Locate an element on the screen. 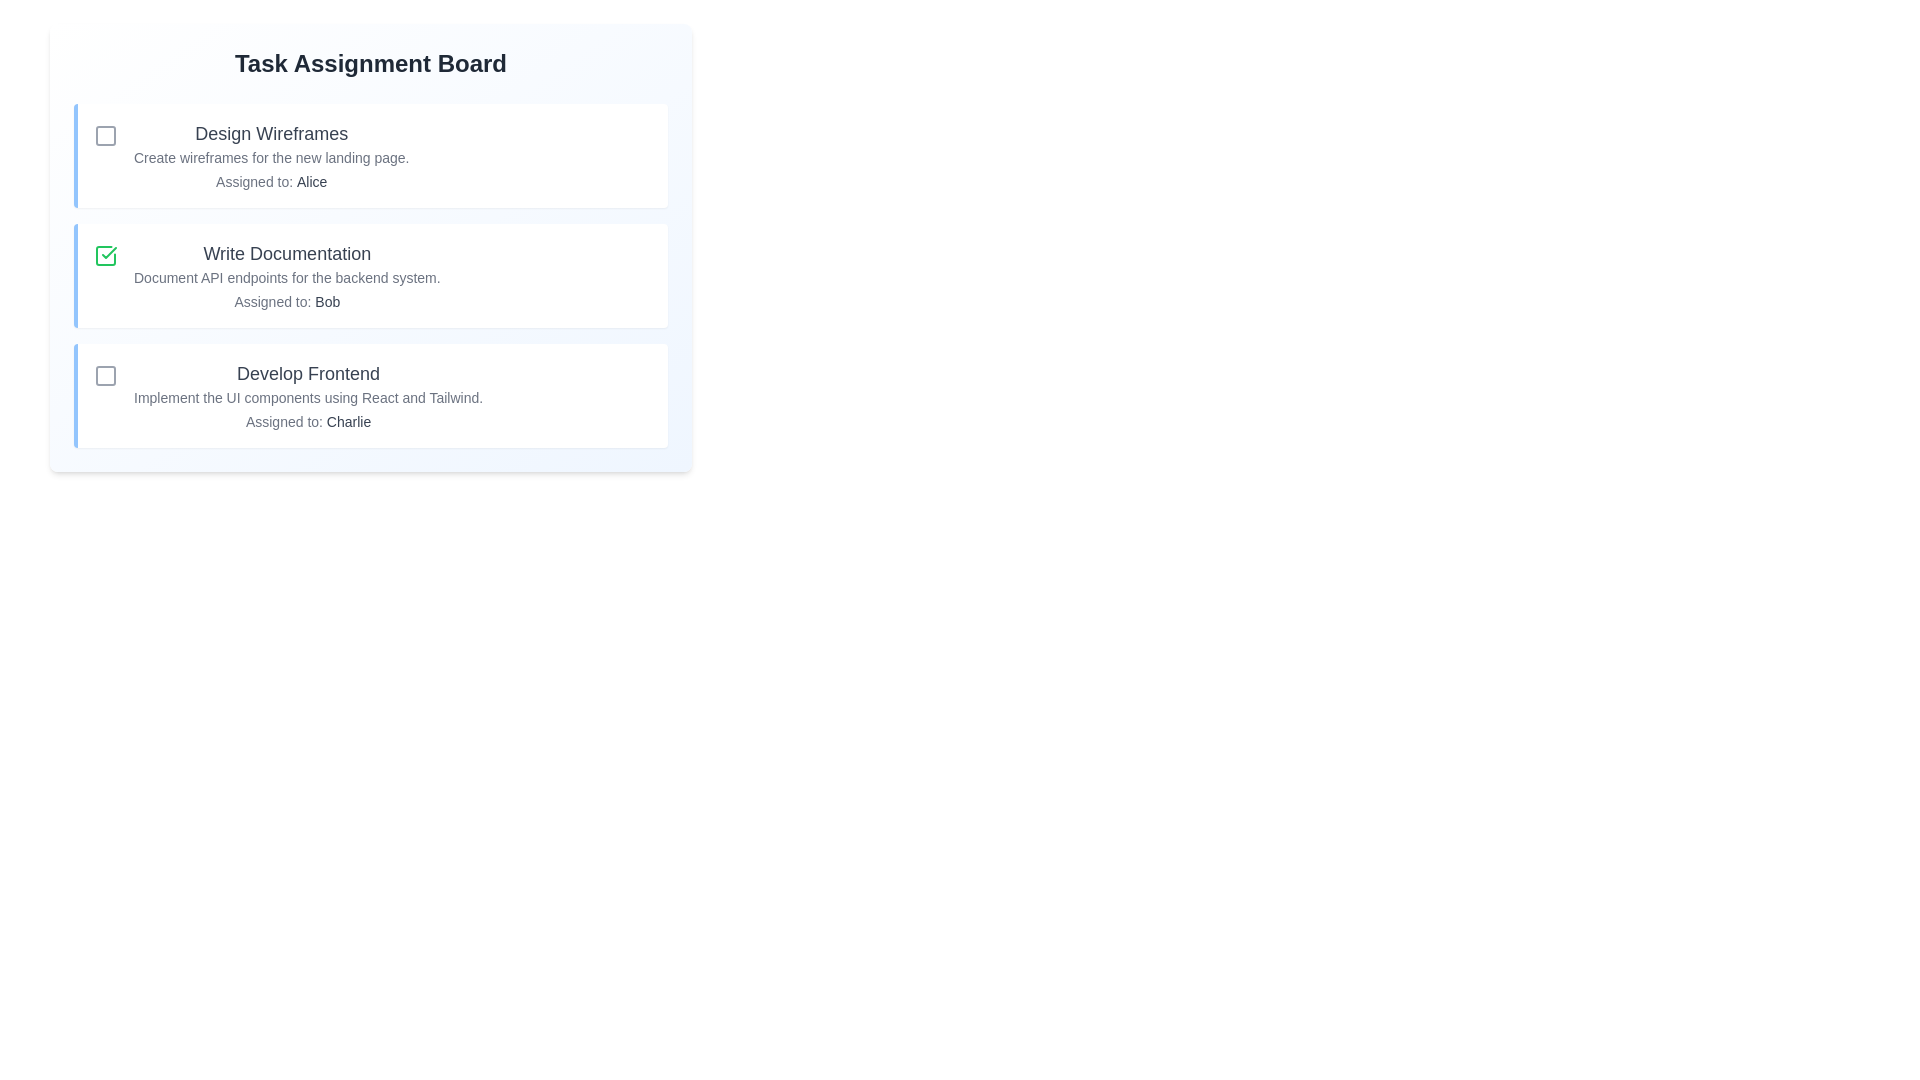 This screenshot has height=1080, width=1920. the checkbox for the 'Design Wireframes' task is located at coordinates (104, 135).